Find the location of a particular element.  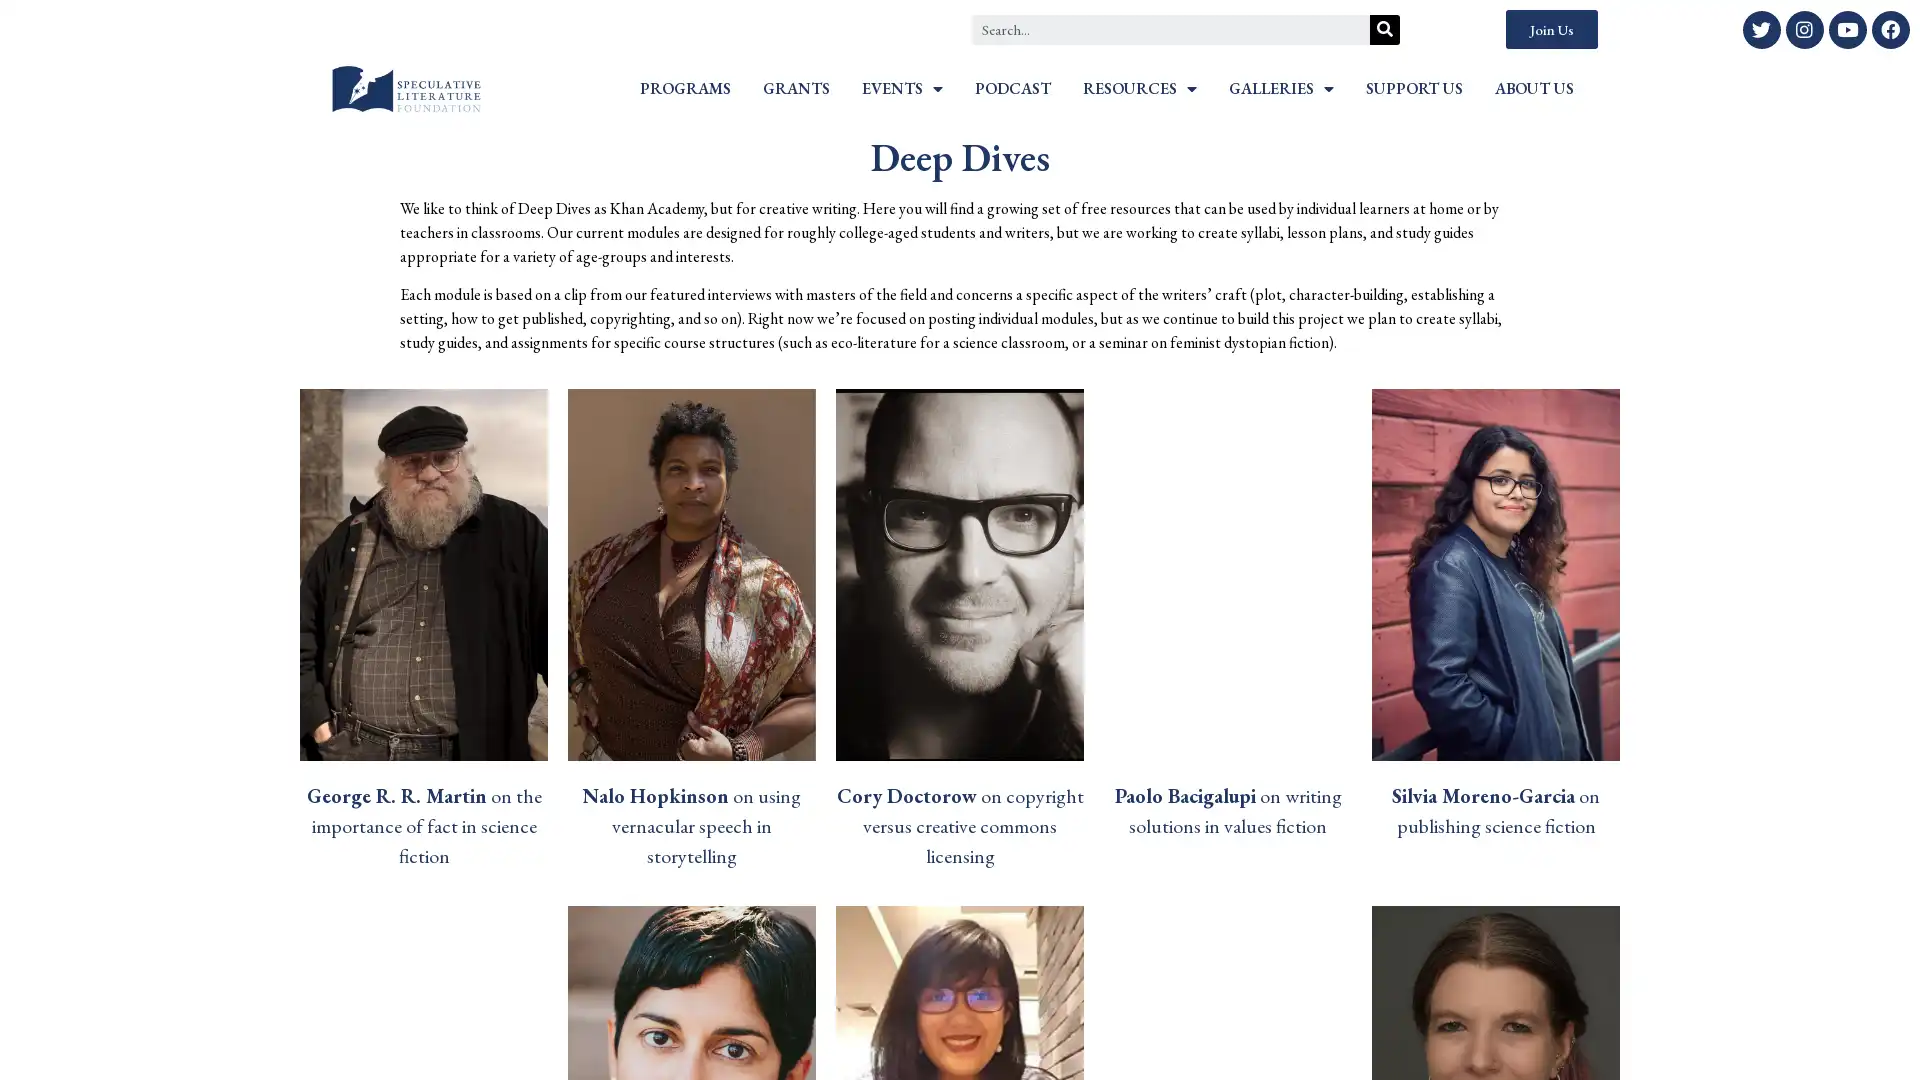

Search is located at coordinates (1384, 29).